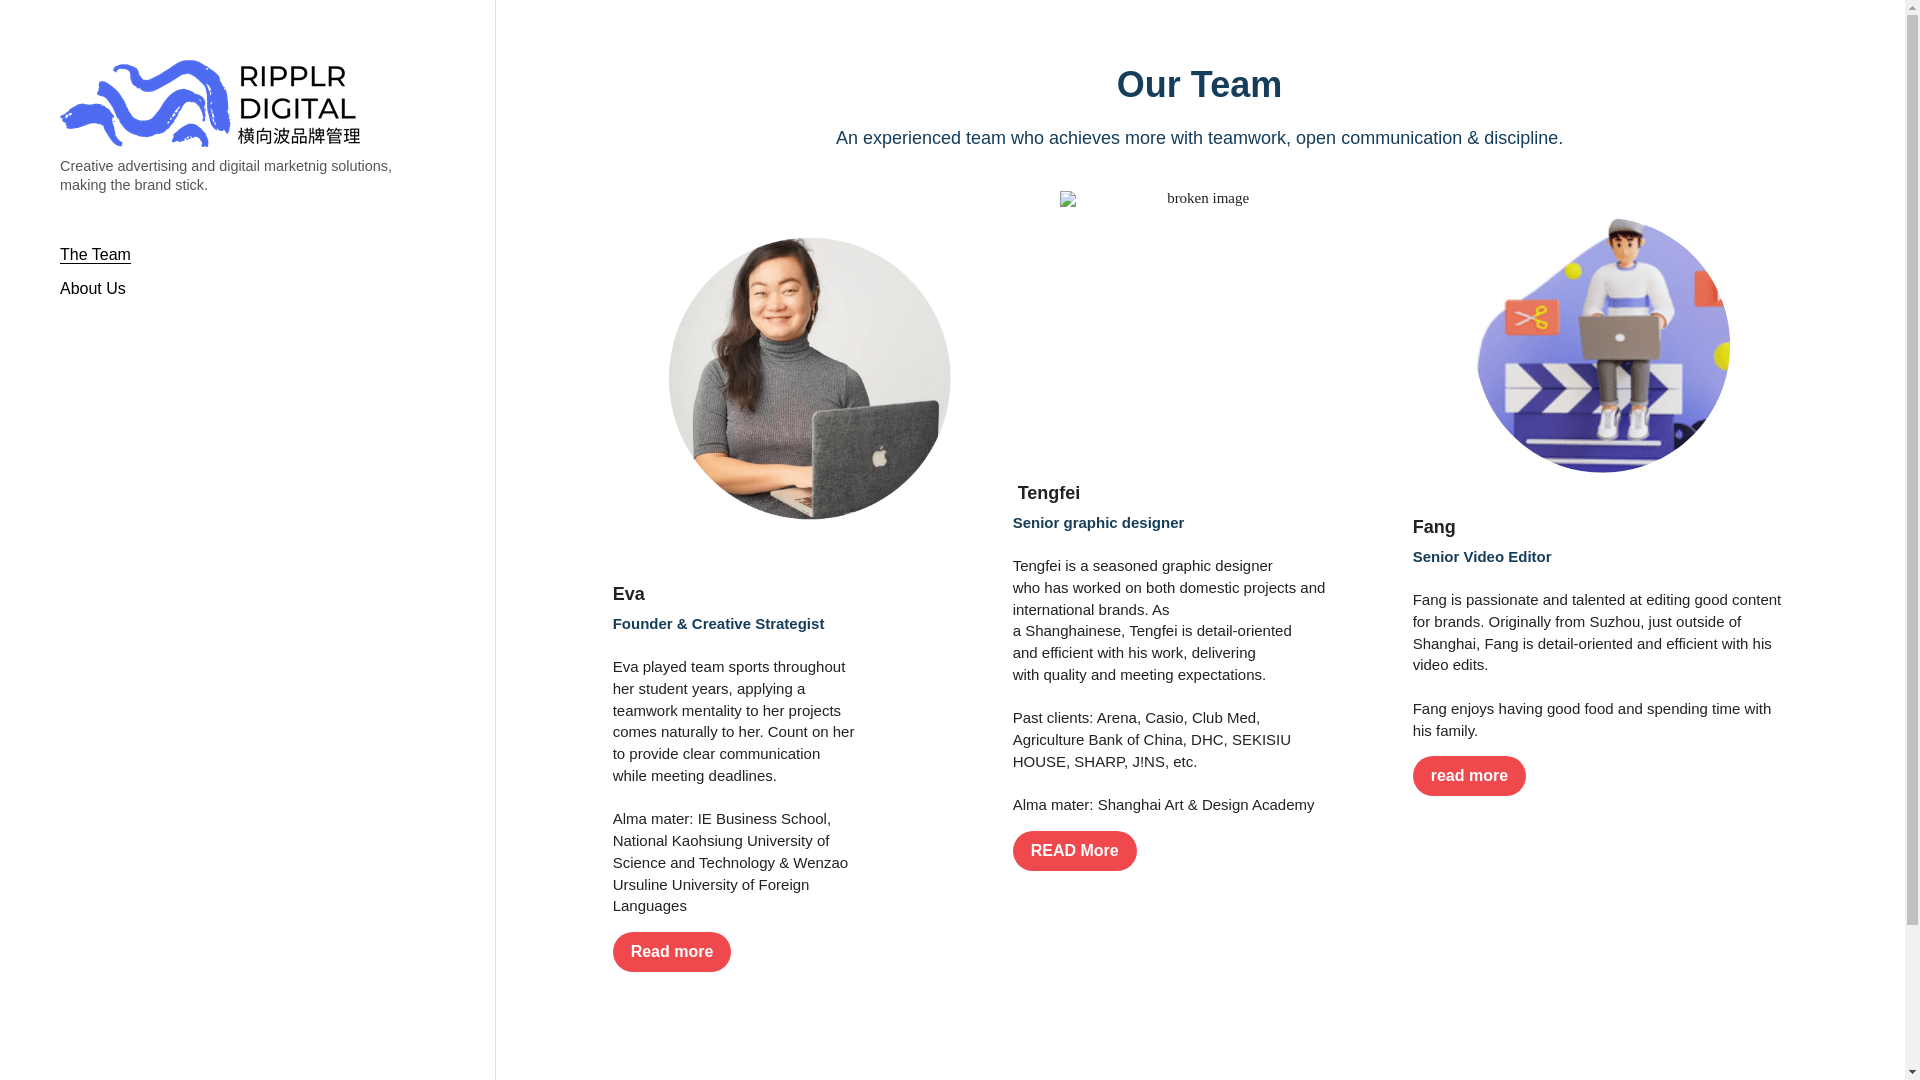  I want to click on 'READ More', so click(1012, 851).